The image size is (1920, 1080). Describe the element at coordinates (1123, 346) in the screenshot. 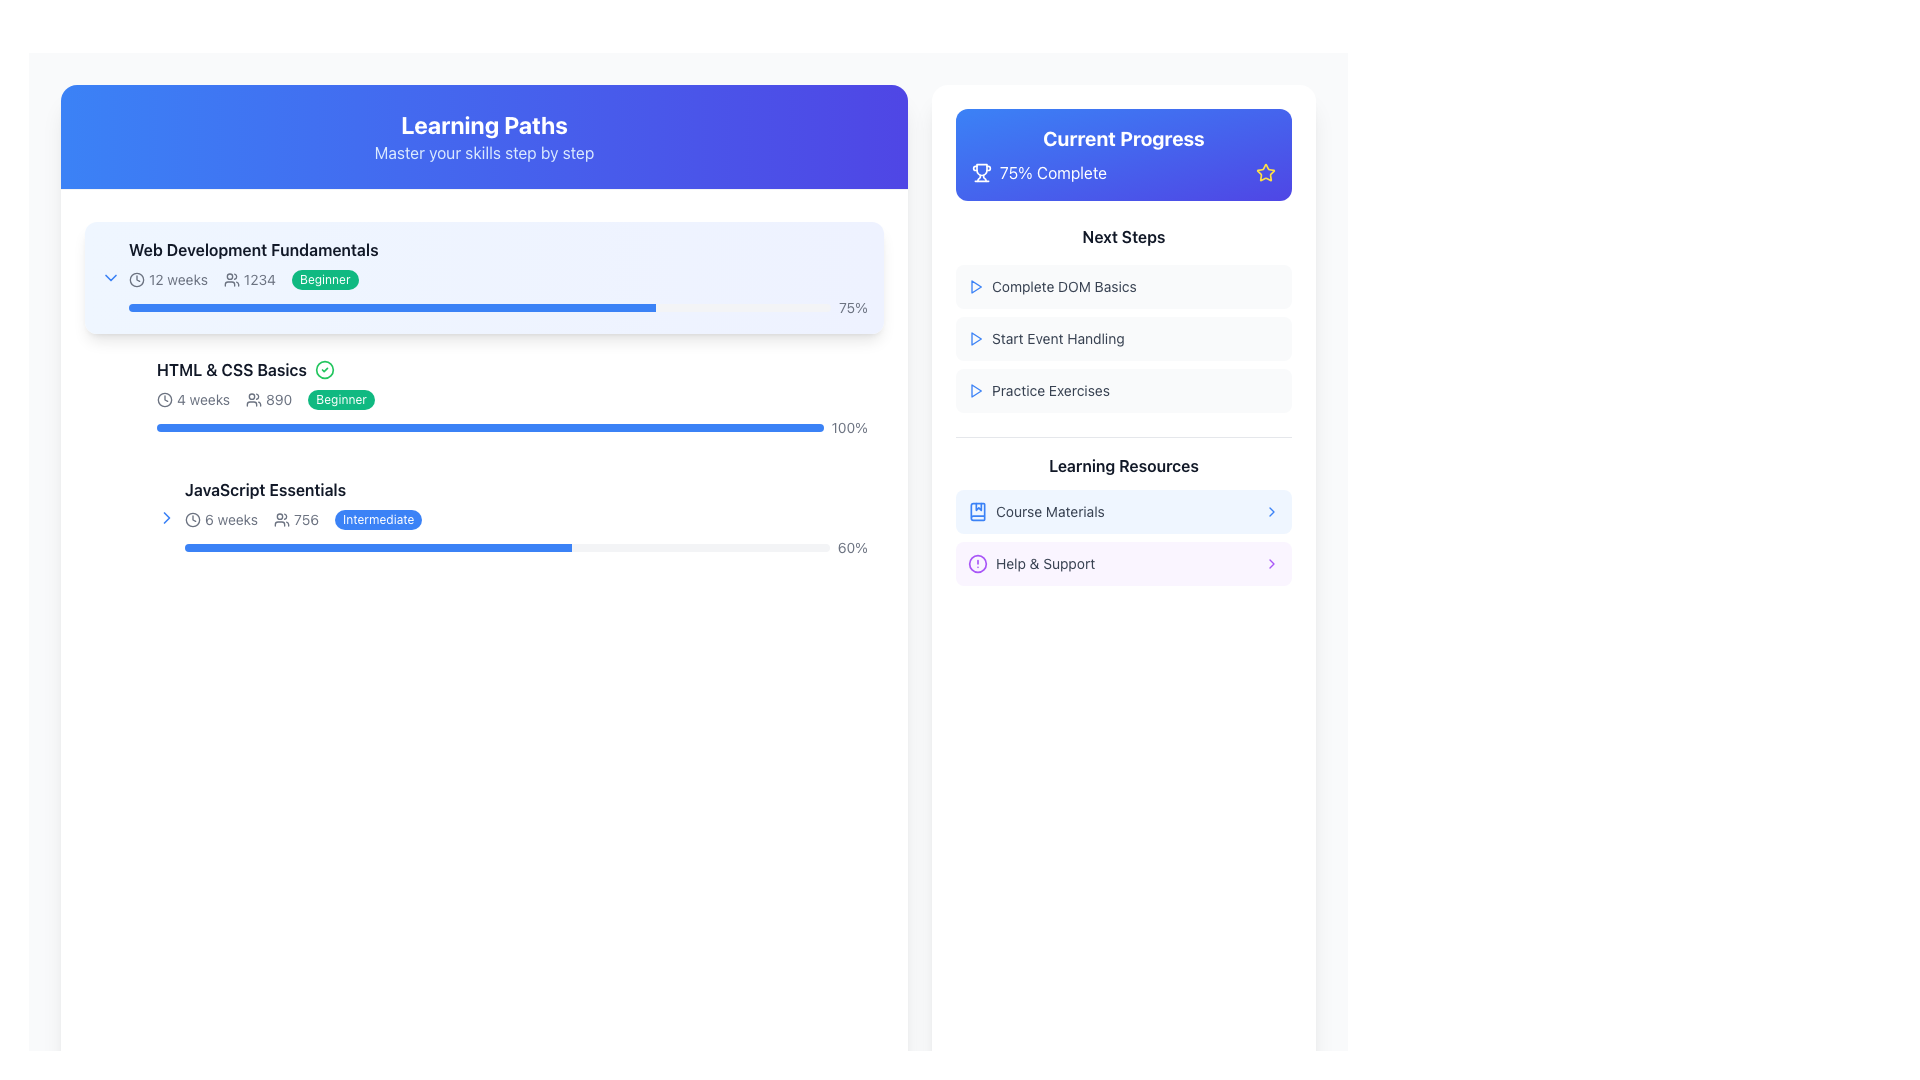

I see `the 'Start Event Handling' actionable item in the 'Next Steps' section of the 'Current Progress' card` at that location.